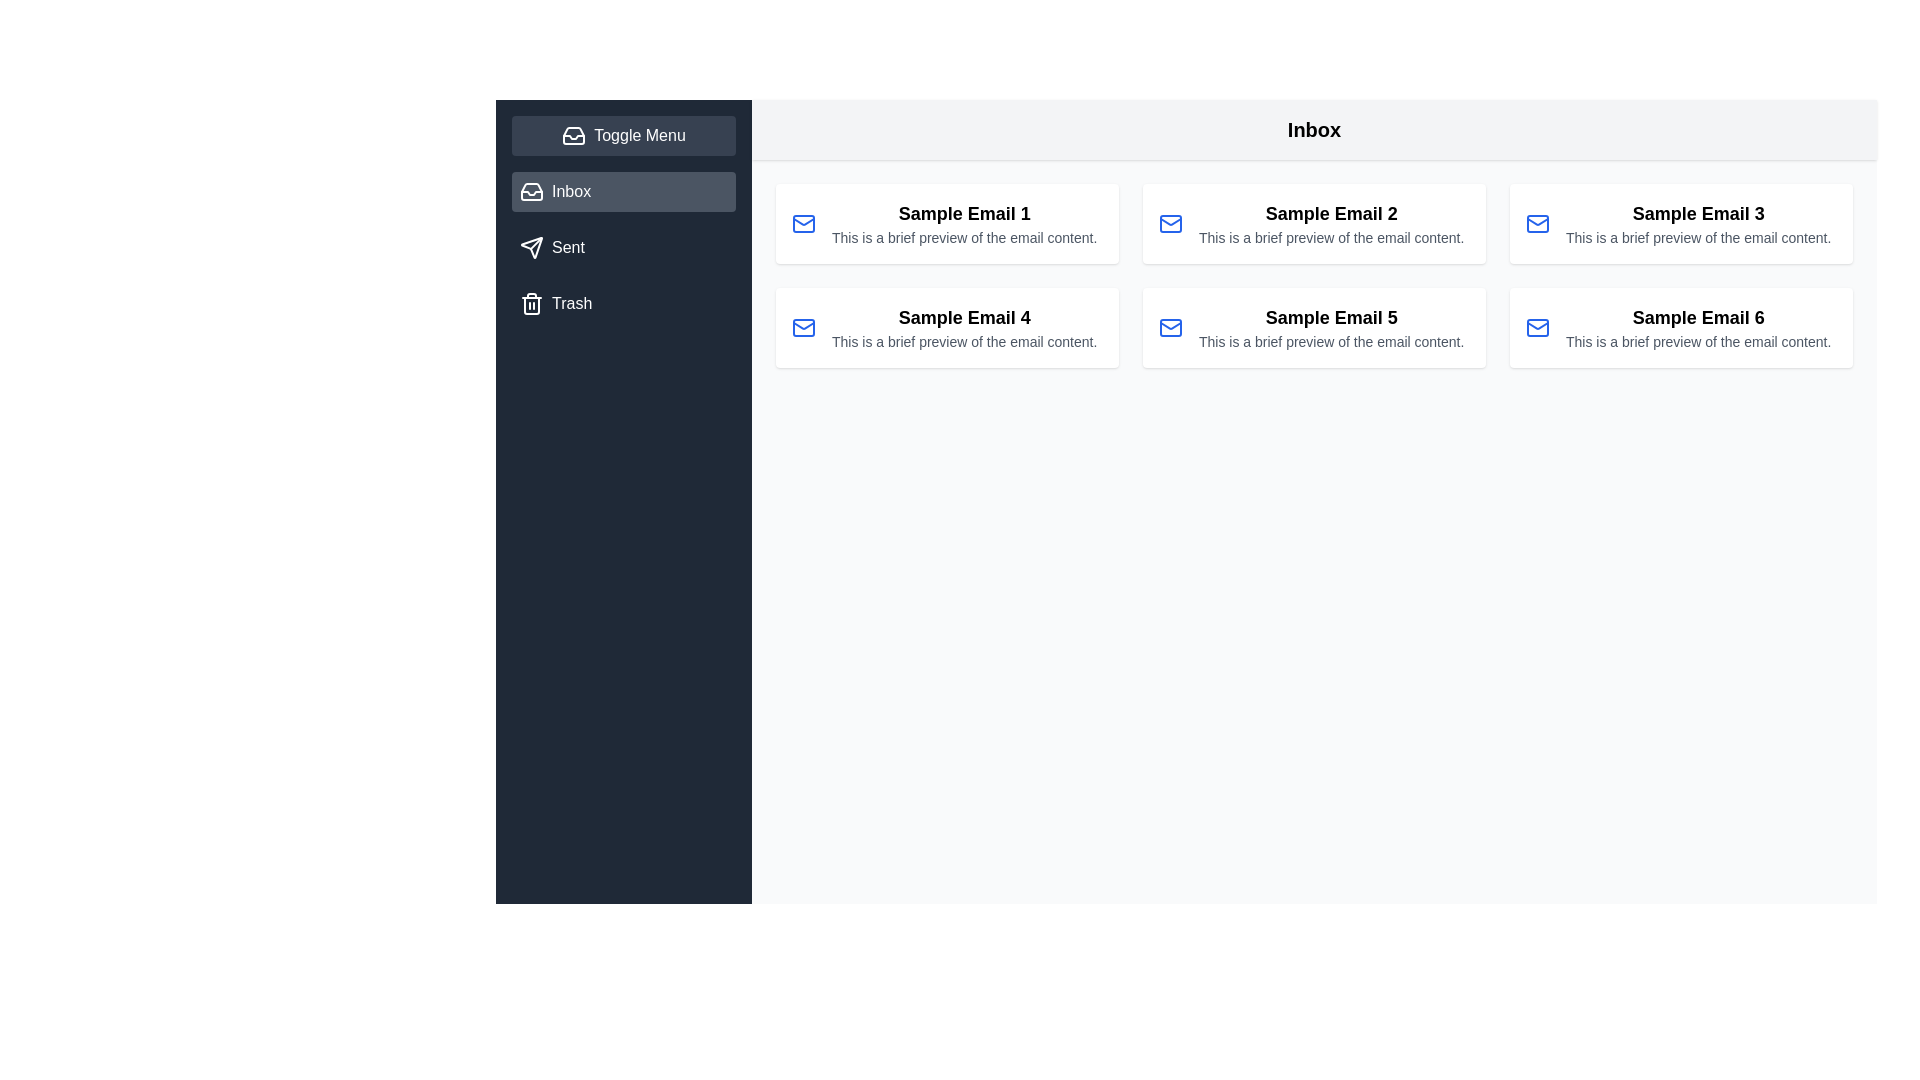 This screenshot has width=1920, height=1080. I want to click on text displayed on the title label of the email preview, which is located in the second column of the top row within the structured grid, so click(1331, 213).